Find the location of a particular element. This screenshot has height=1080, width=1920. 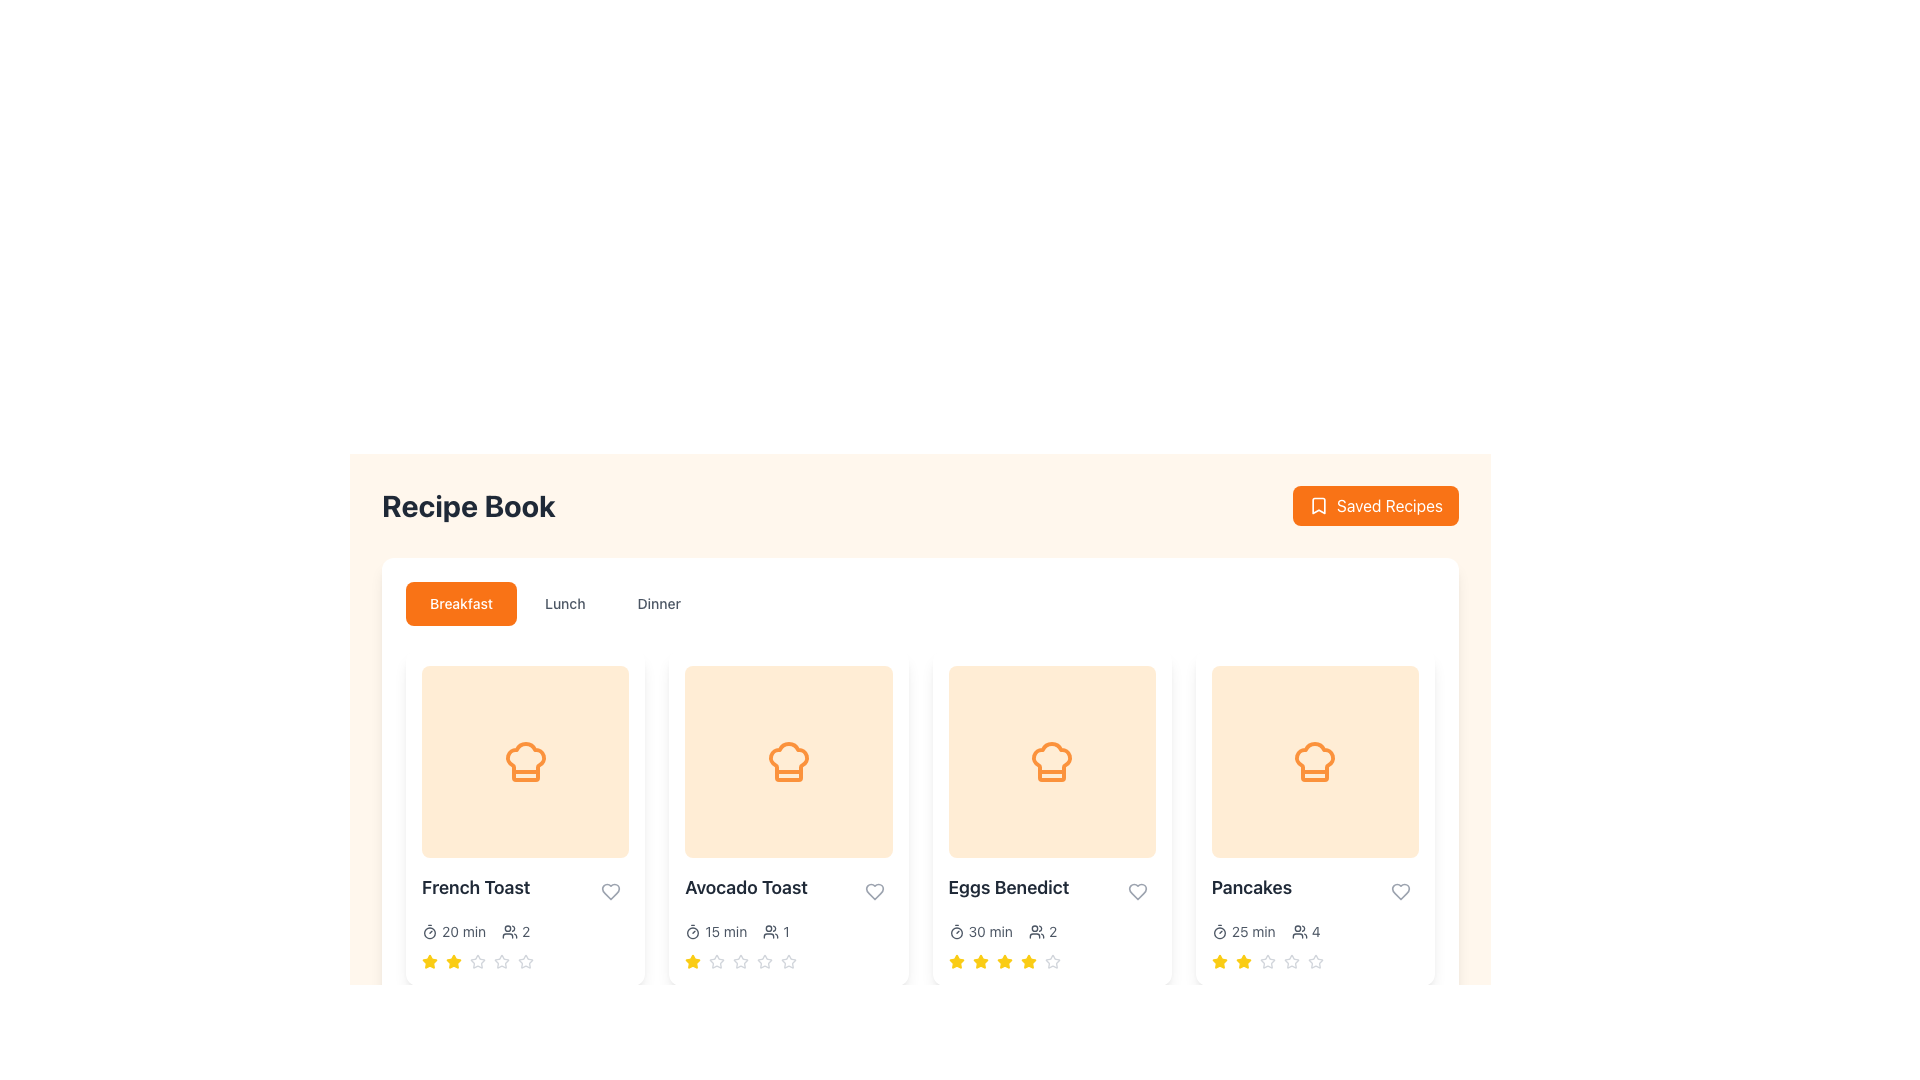

individual stars in the rating component for the 'Eggs Benedict' recipe to adjust the rating is located at coordinates (1051, 960).